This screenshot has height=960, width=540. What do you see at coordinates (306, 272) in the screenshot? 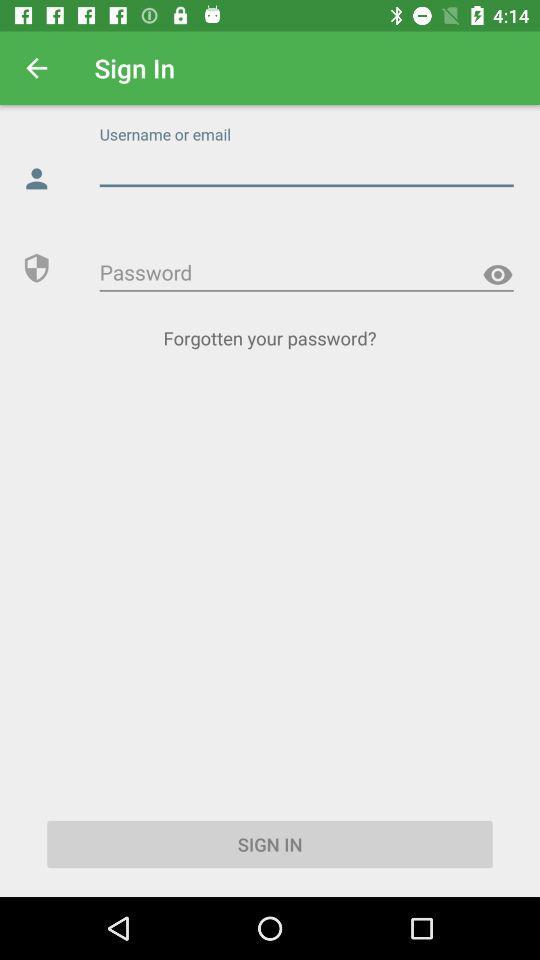
I see `password` at bounding box center [306, 272].